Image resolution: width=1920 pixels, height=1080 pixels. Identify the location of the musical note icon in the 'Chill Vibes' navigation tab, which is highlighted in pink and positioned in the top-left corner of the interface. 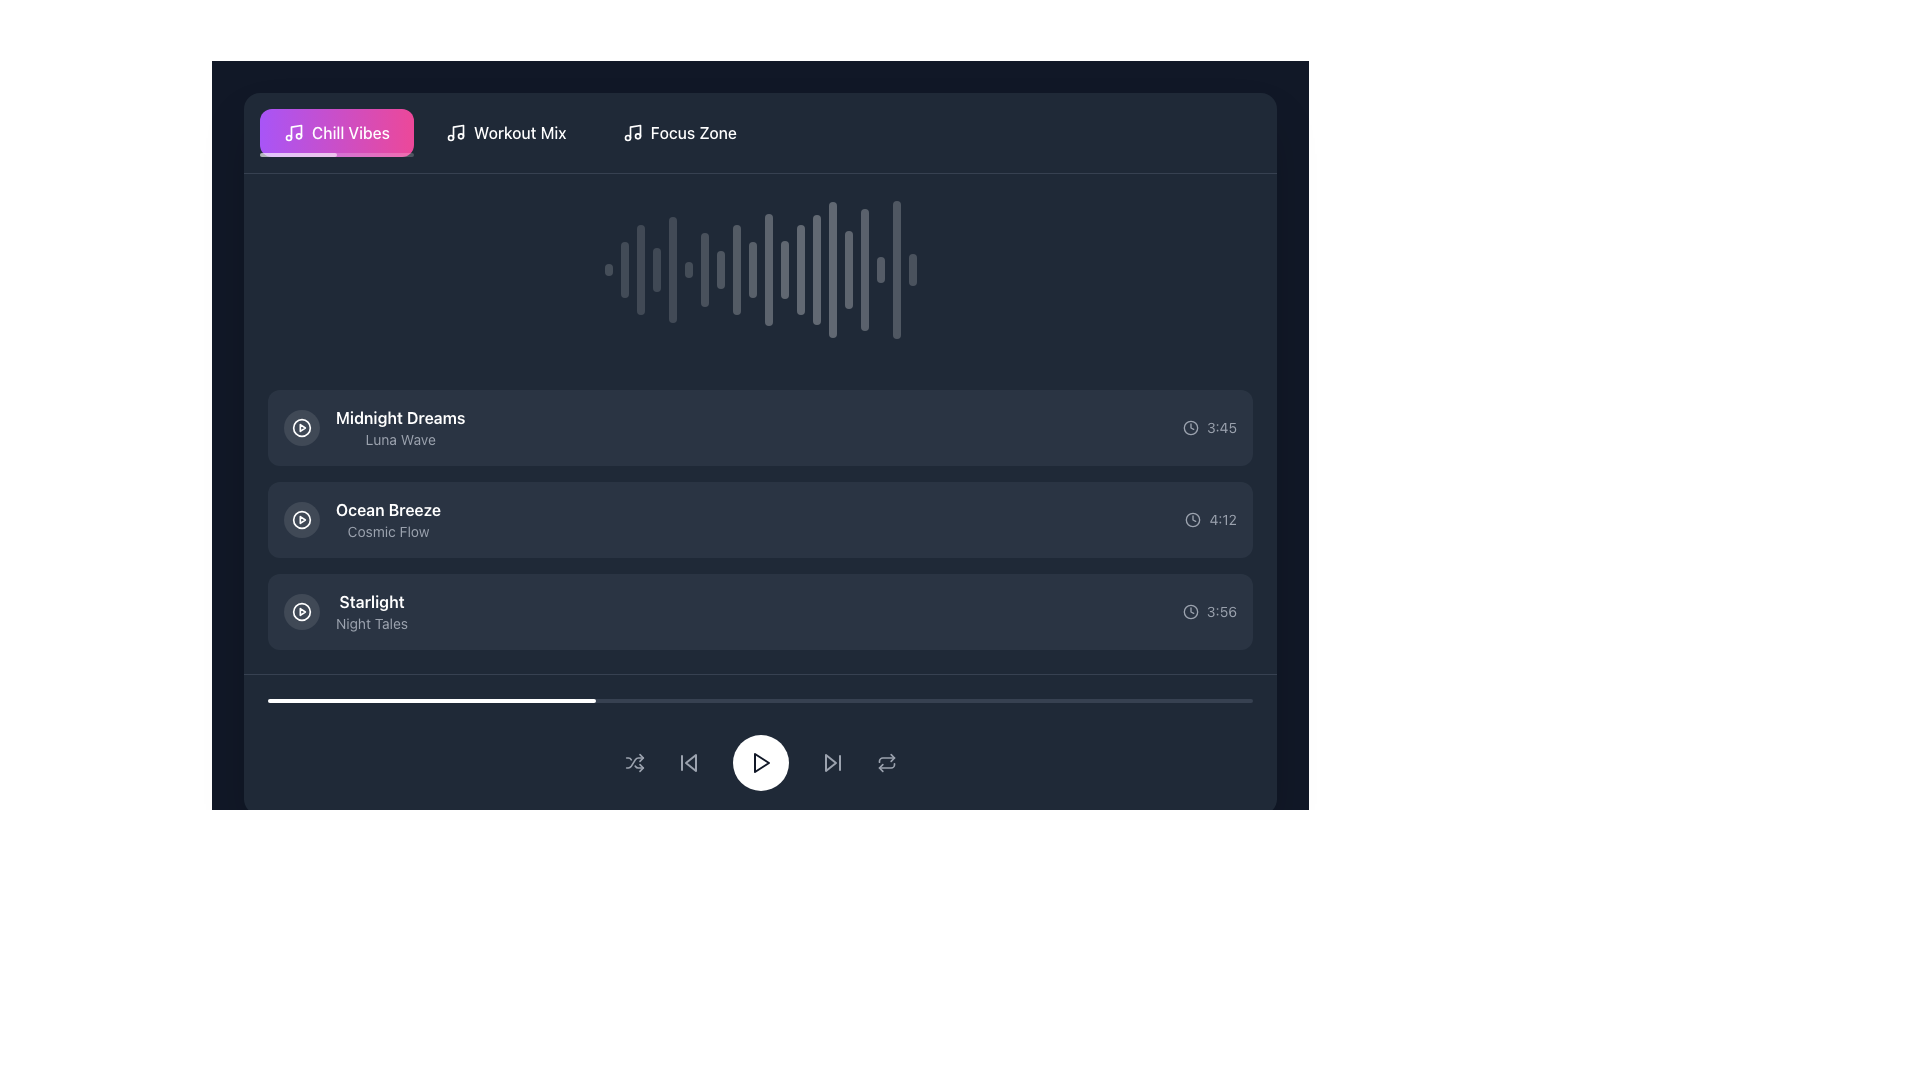
(292, 132).